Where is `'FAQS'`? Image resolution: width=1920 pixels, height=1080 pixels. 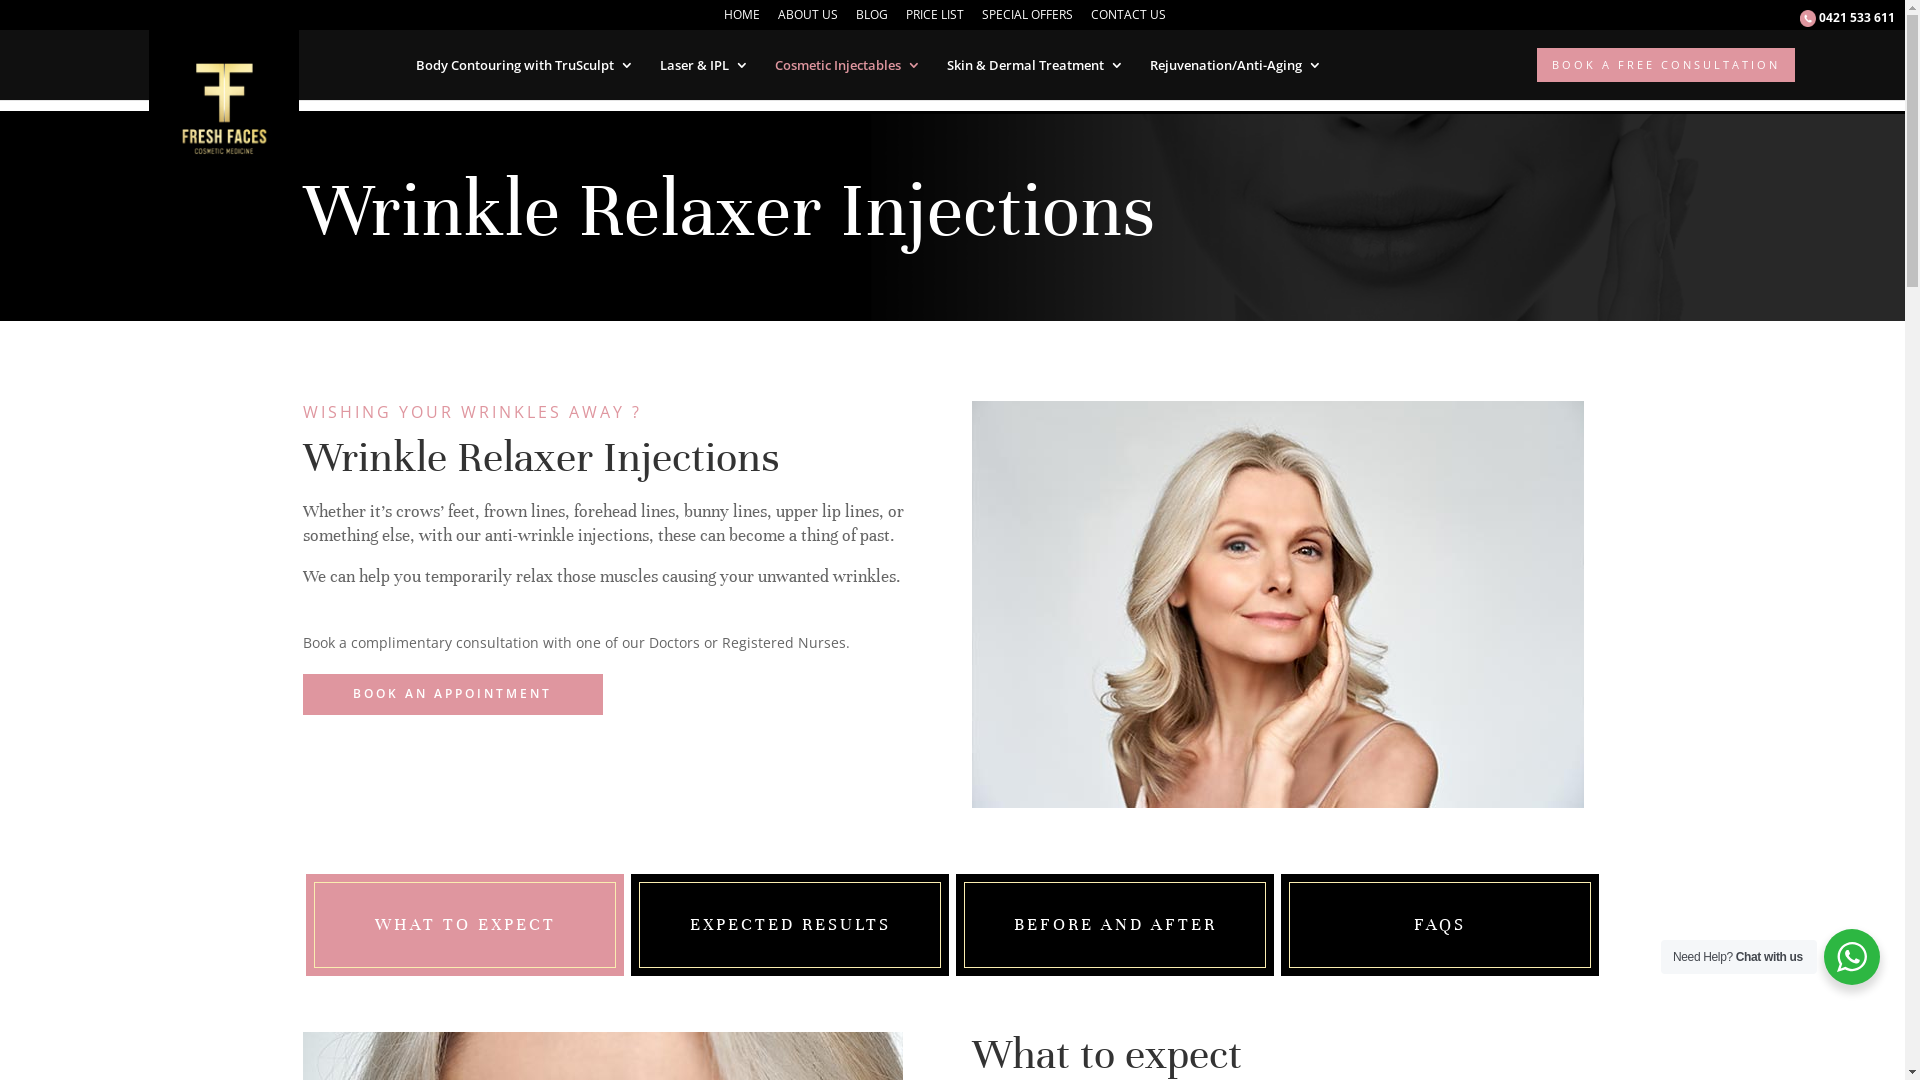
'FAQS' is located at coordinates (1413, 924).